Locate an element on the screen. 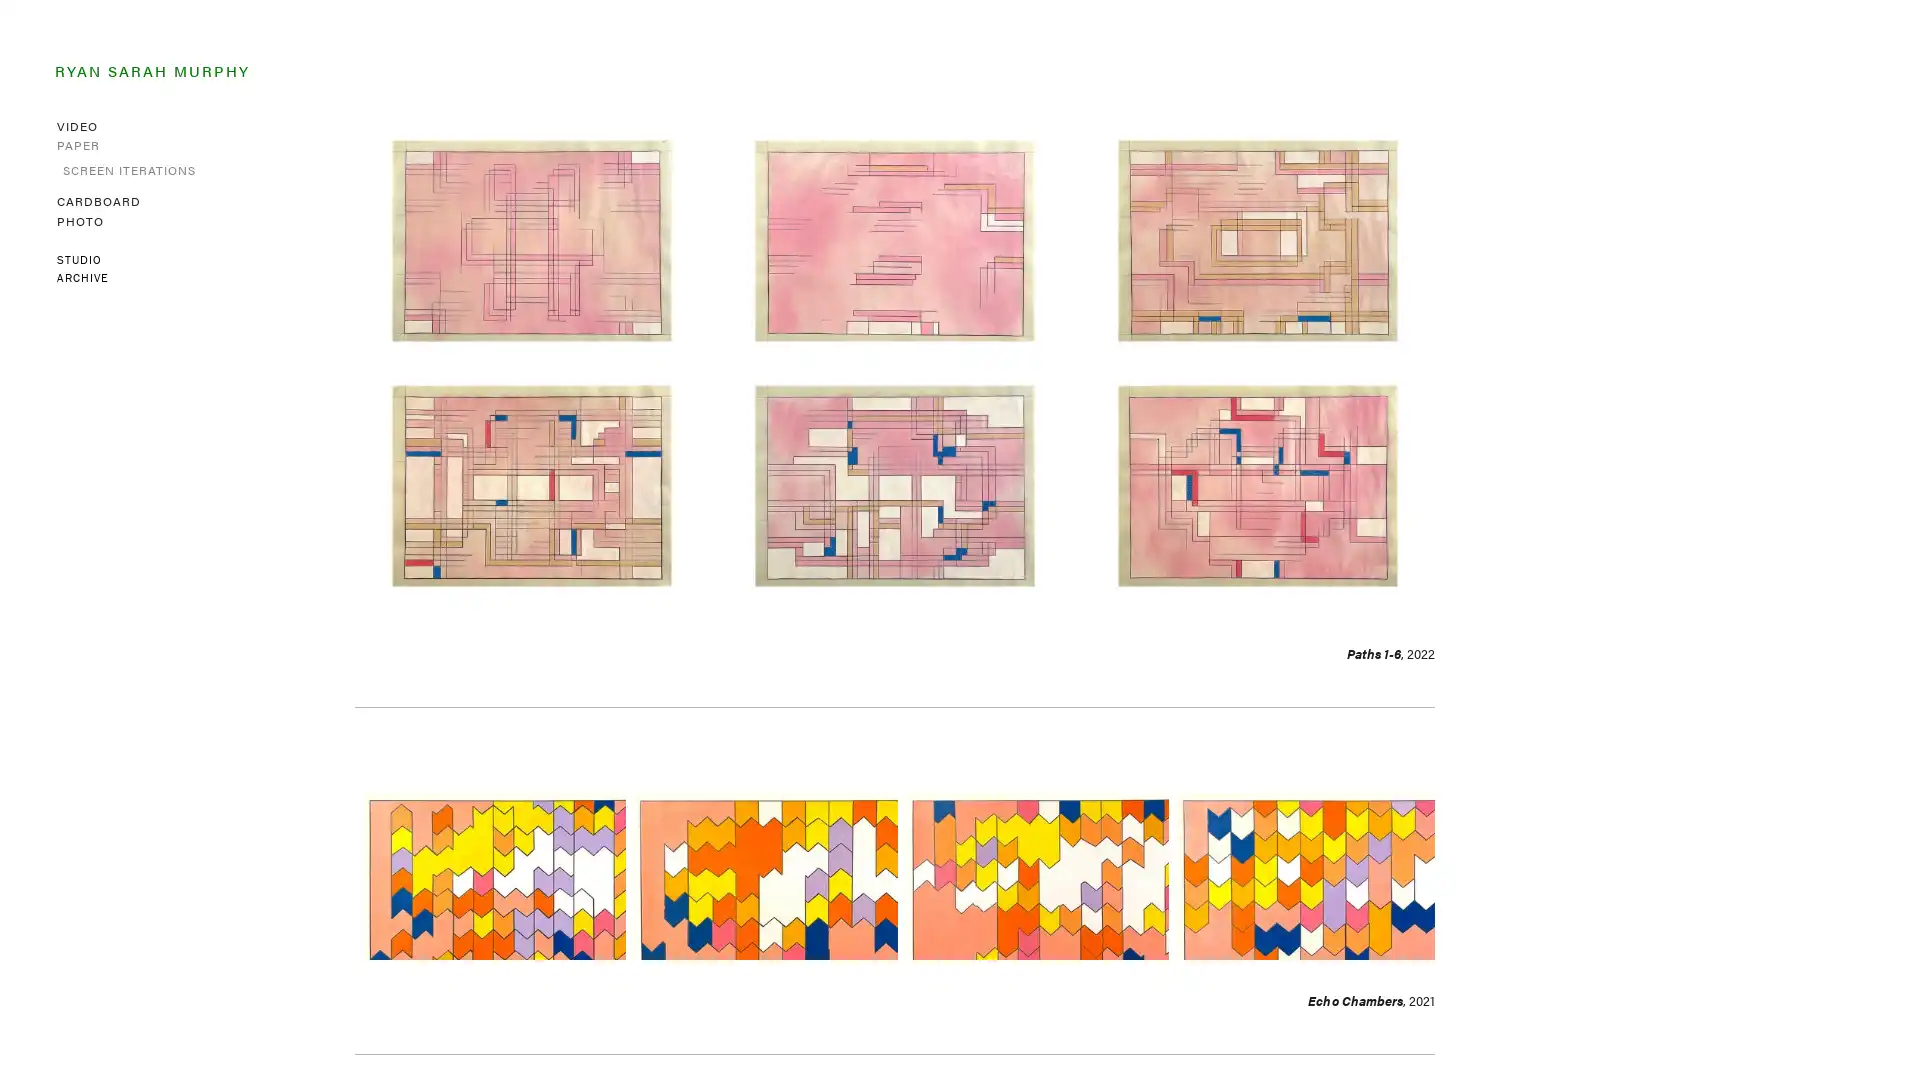 Image resolution: width=1920 pixels, height=1080 pixels. View fullsize Path 1 , 2022 Spray paint, acrylic, colored pencil, graphite on graph paper 7.75 x 11 inches is located at coordinates (532, 239).